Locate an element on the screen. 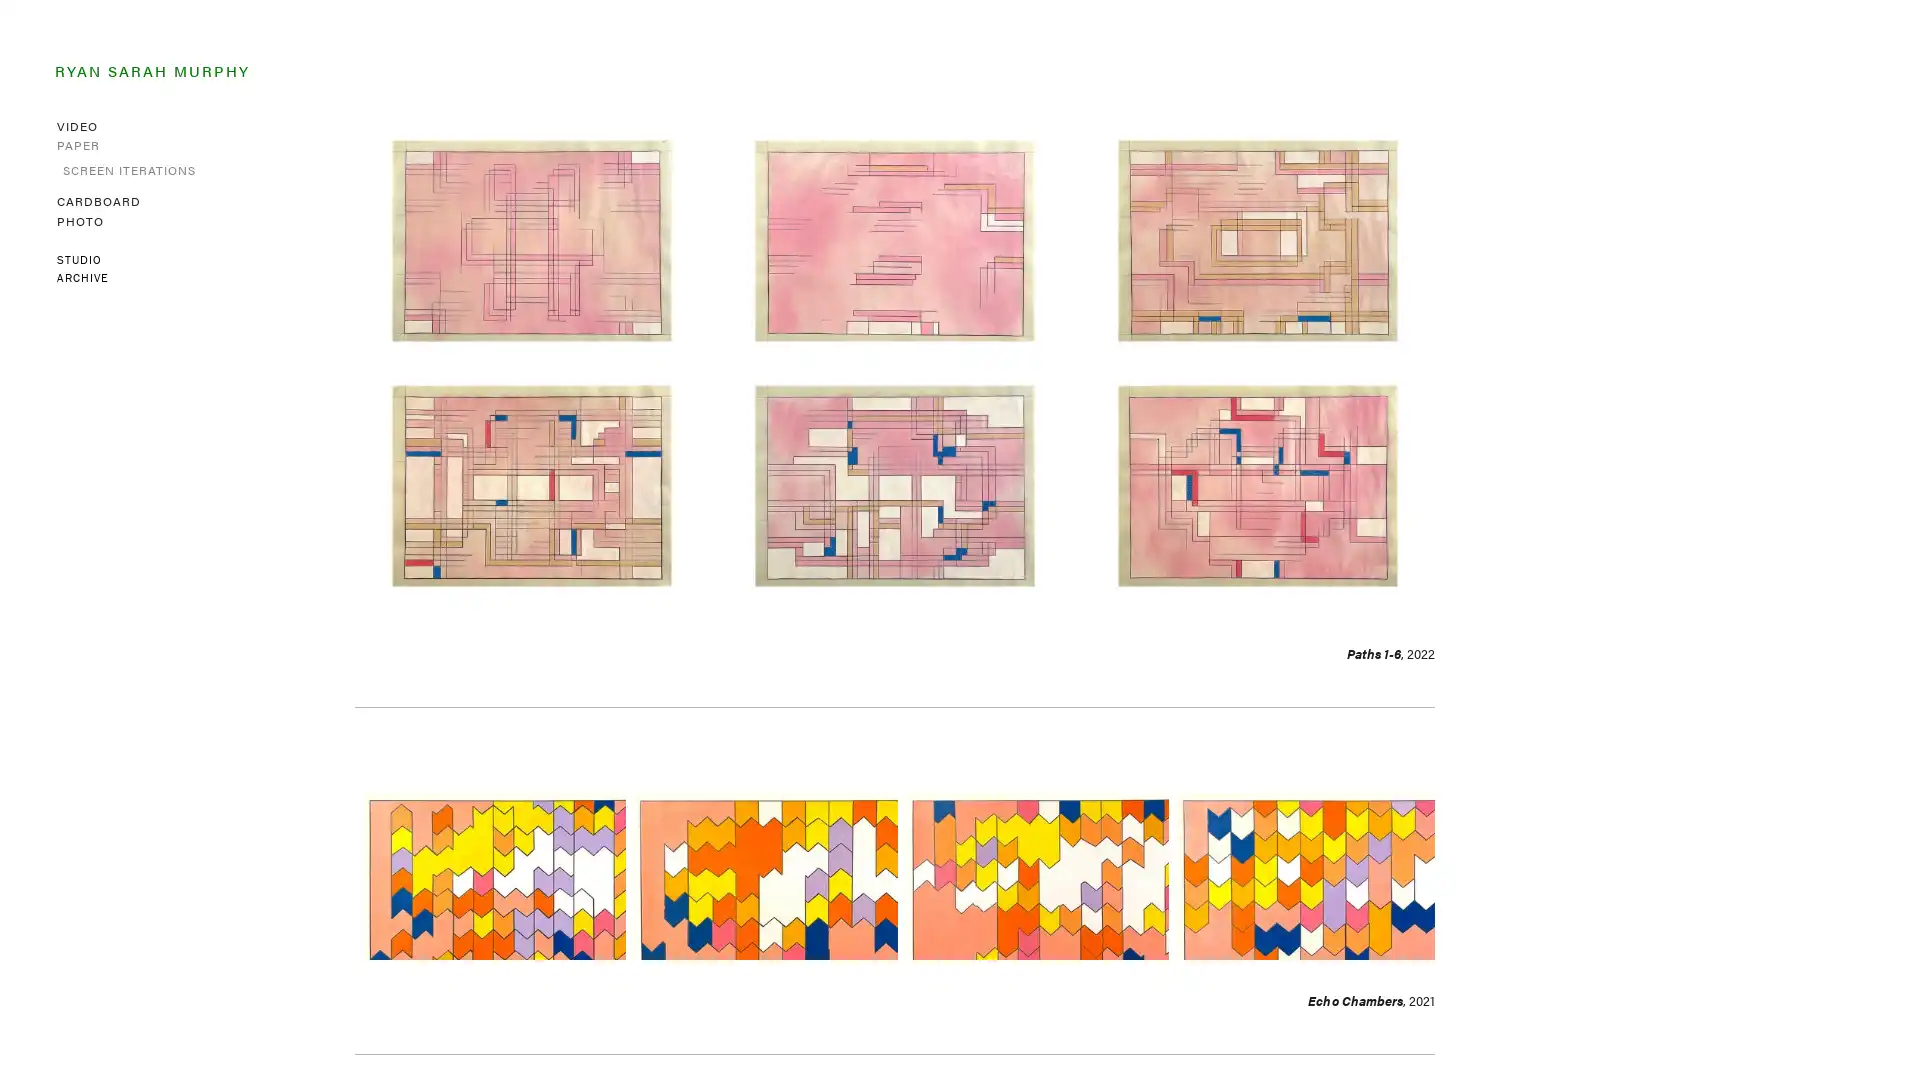 Image resolution: width=1920 pixels, height=1080 pixels. View fullsize Path 1 , 2022 Spray paint, acrylic, colored pencil, graphite on graph paper 7.75 x 11 inches is located at coordinates (532, 239).